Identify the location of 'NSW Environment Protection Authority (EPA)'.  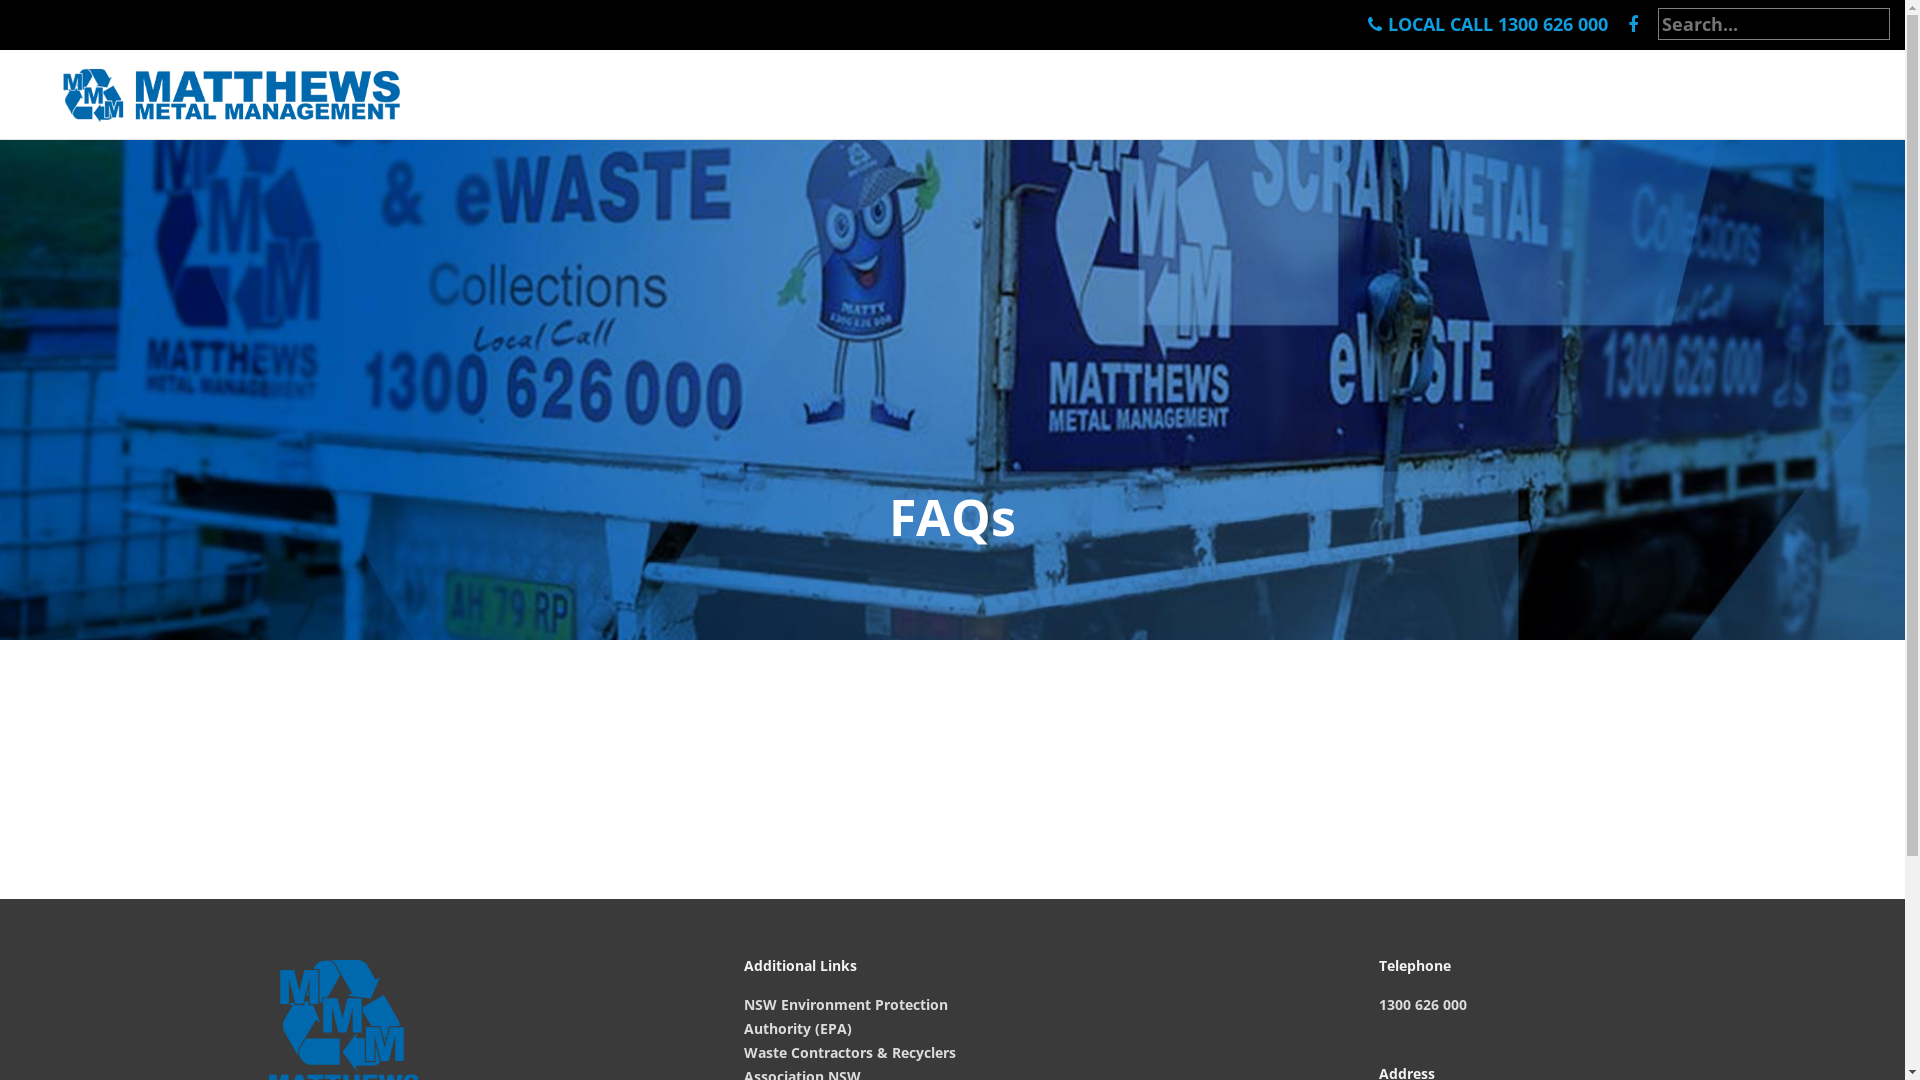
(743, 1017).